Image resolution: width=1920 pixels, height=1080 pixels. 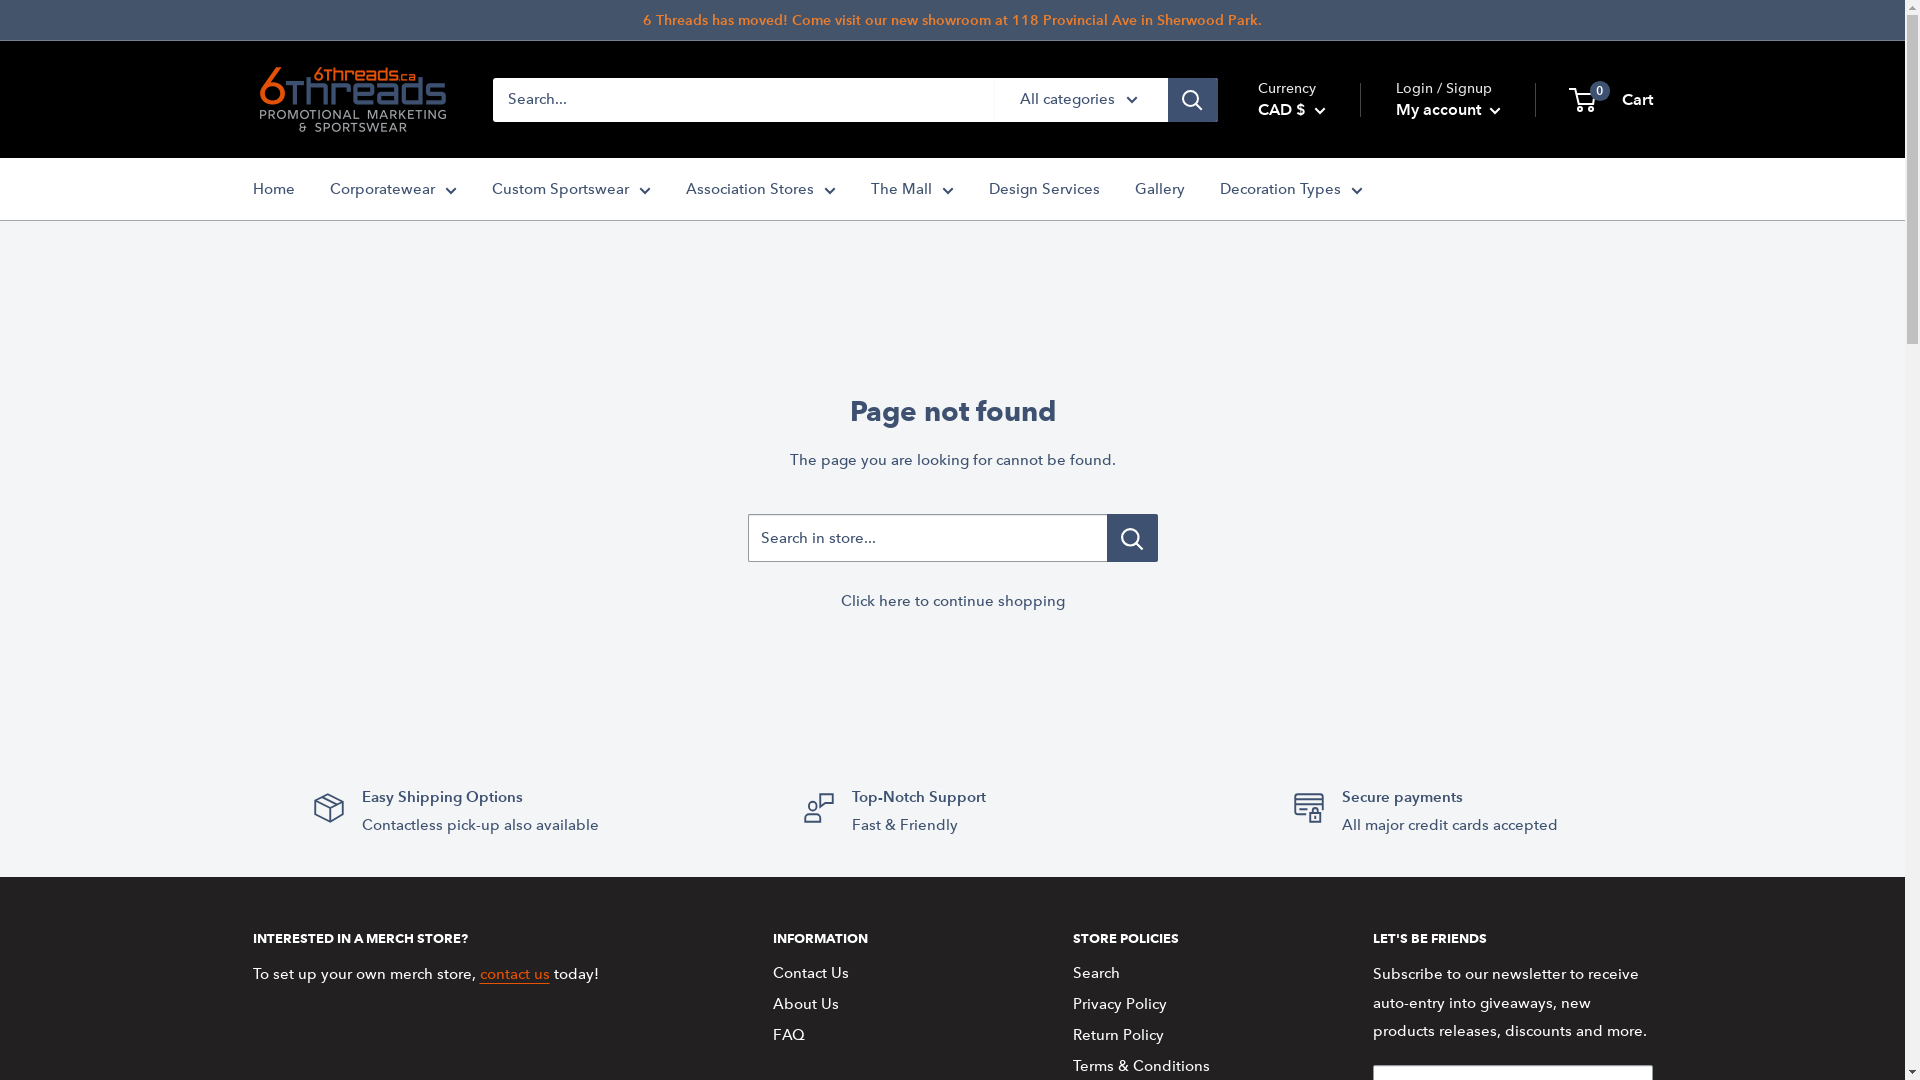 What do you see at coordinates (1158, 189) in the screenshot?
I see `'Gallery'` at bounding box center [1158, 189].